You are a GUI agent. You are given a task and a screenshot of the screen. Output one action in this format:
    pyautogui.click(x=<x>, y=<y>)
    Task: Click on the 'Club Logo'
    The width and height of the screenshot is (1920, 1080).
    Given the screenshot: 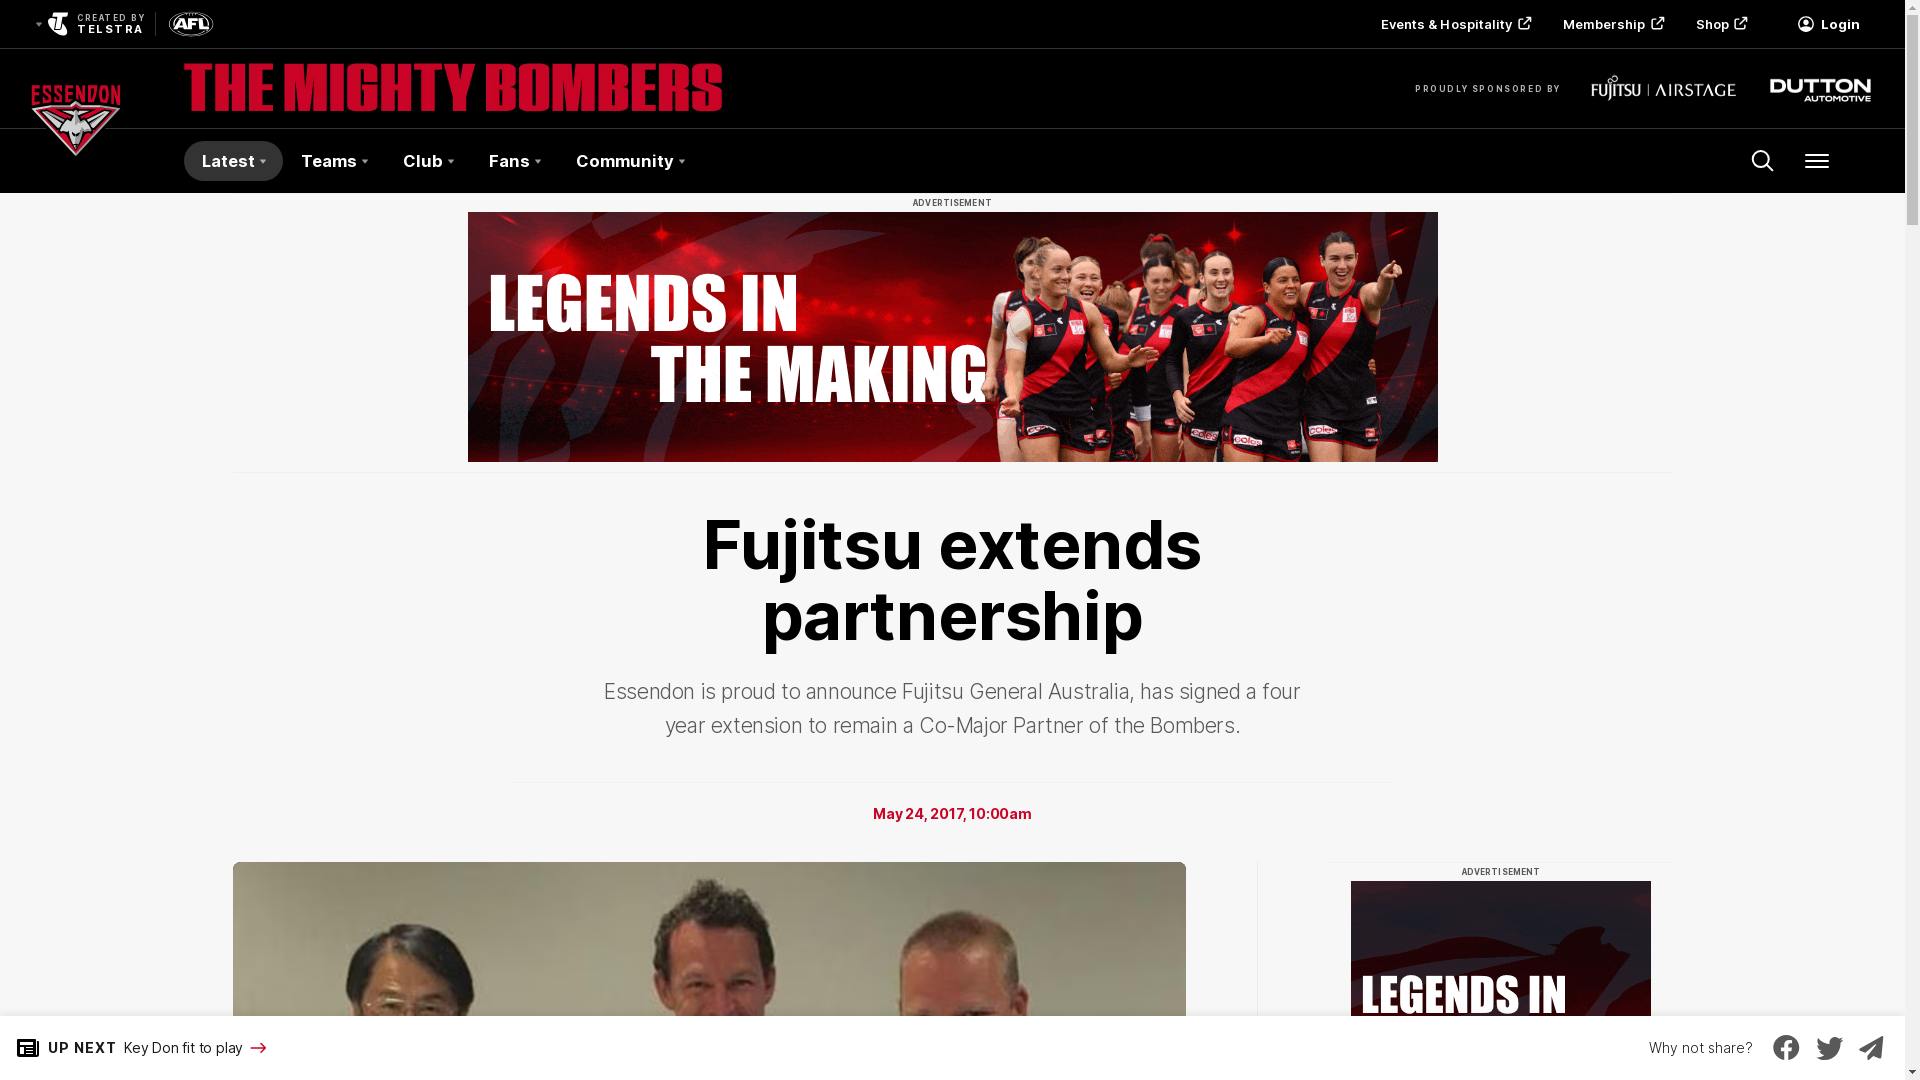 What is the action you would take?
    pyautogui.click(x=76, y=160)
    